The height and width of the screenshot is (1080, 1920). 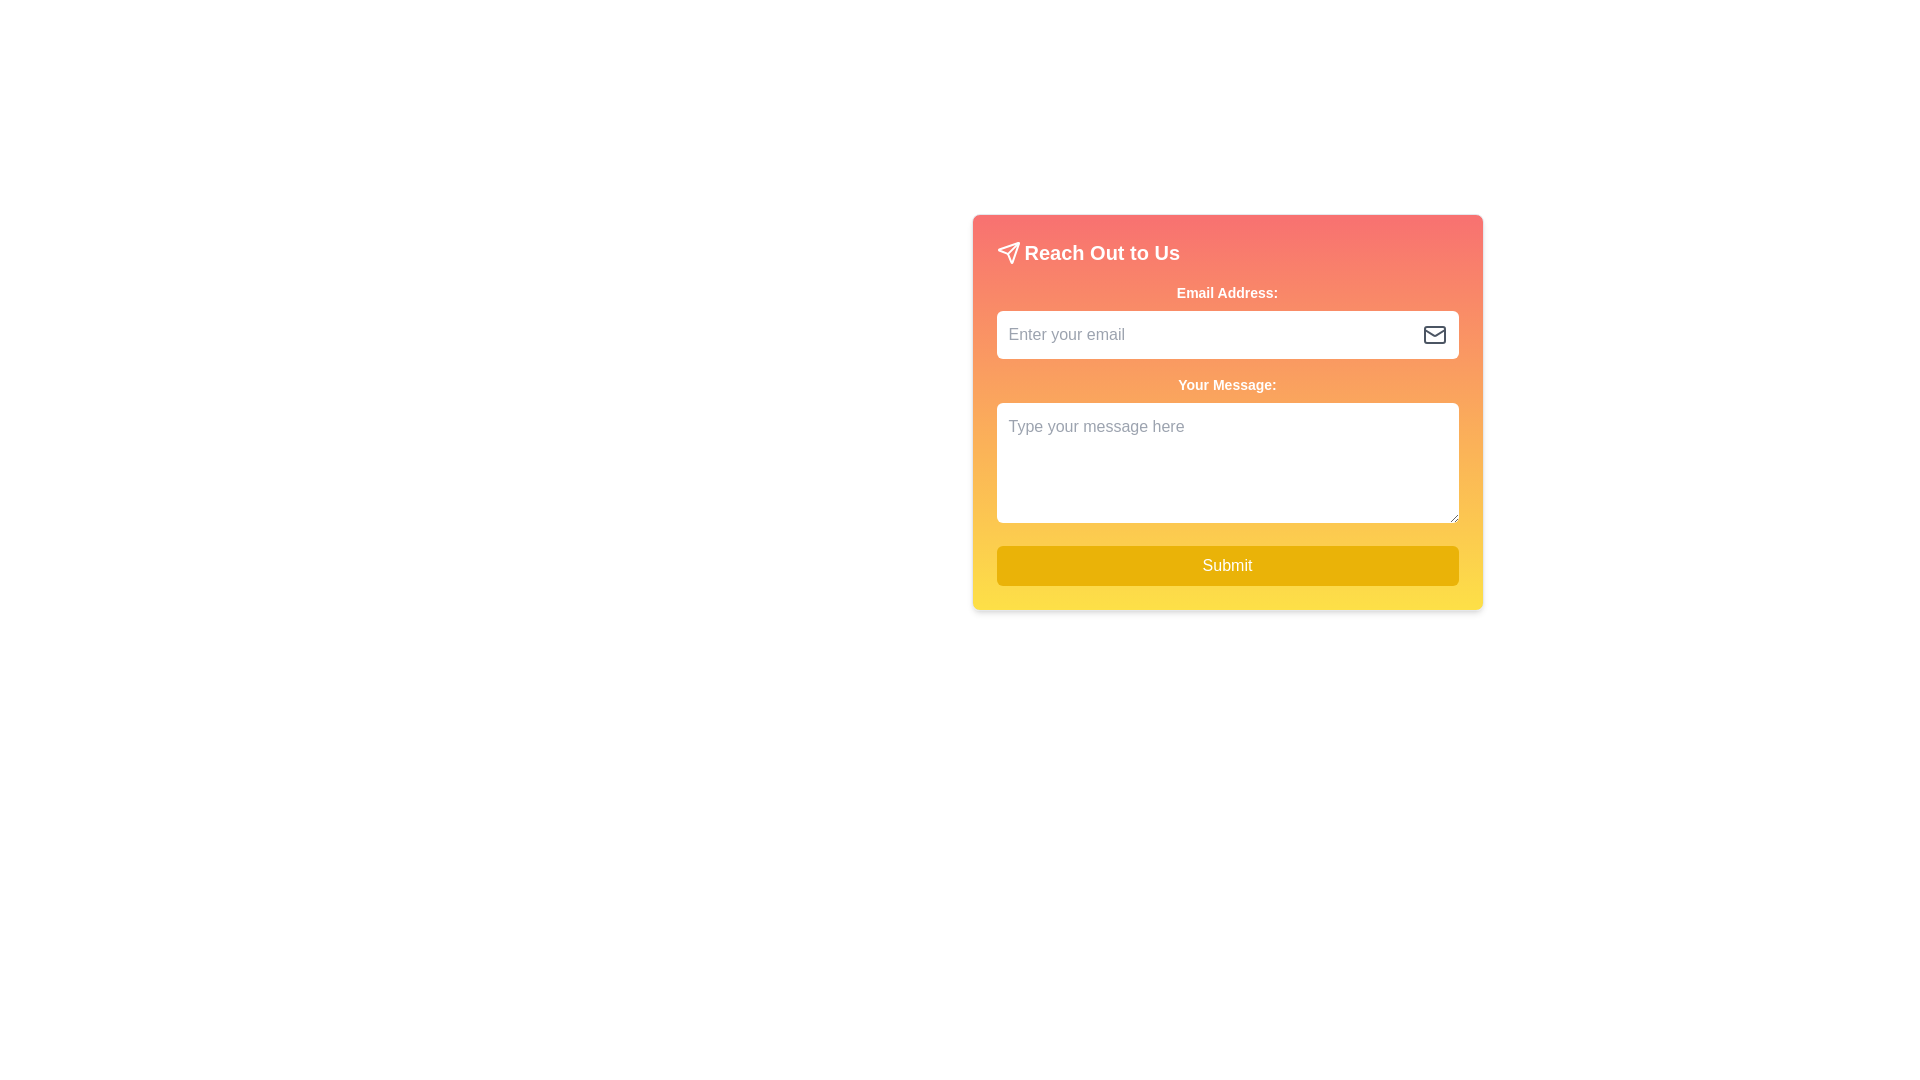 I want to click on the email input field indicator icon located at the top-right corner of the 'Email Address:' input field in the 'Reach Out to Us' section, so click(x=1433, y=334).